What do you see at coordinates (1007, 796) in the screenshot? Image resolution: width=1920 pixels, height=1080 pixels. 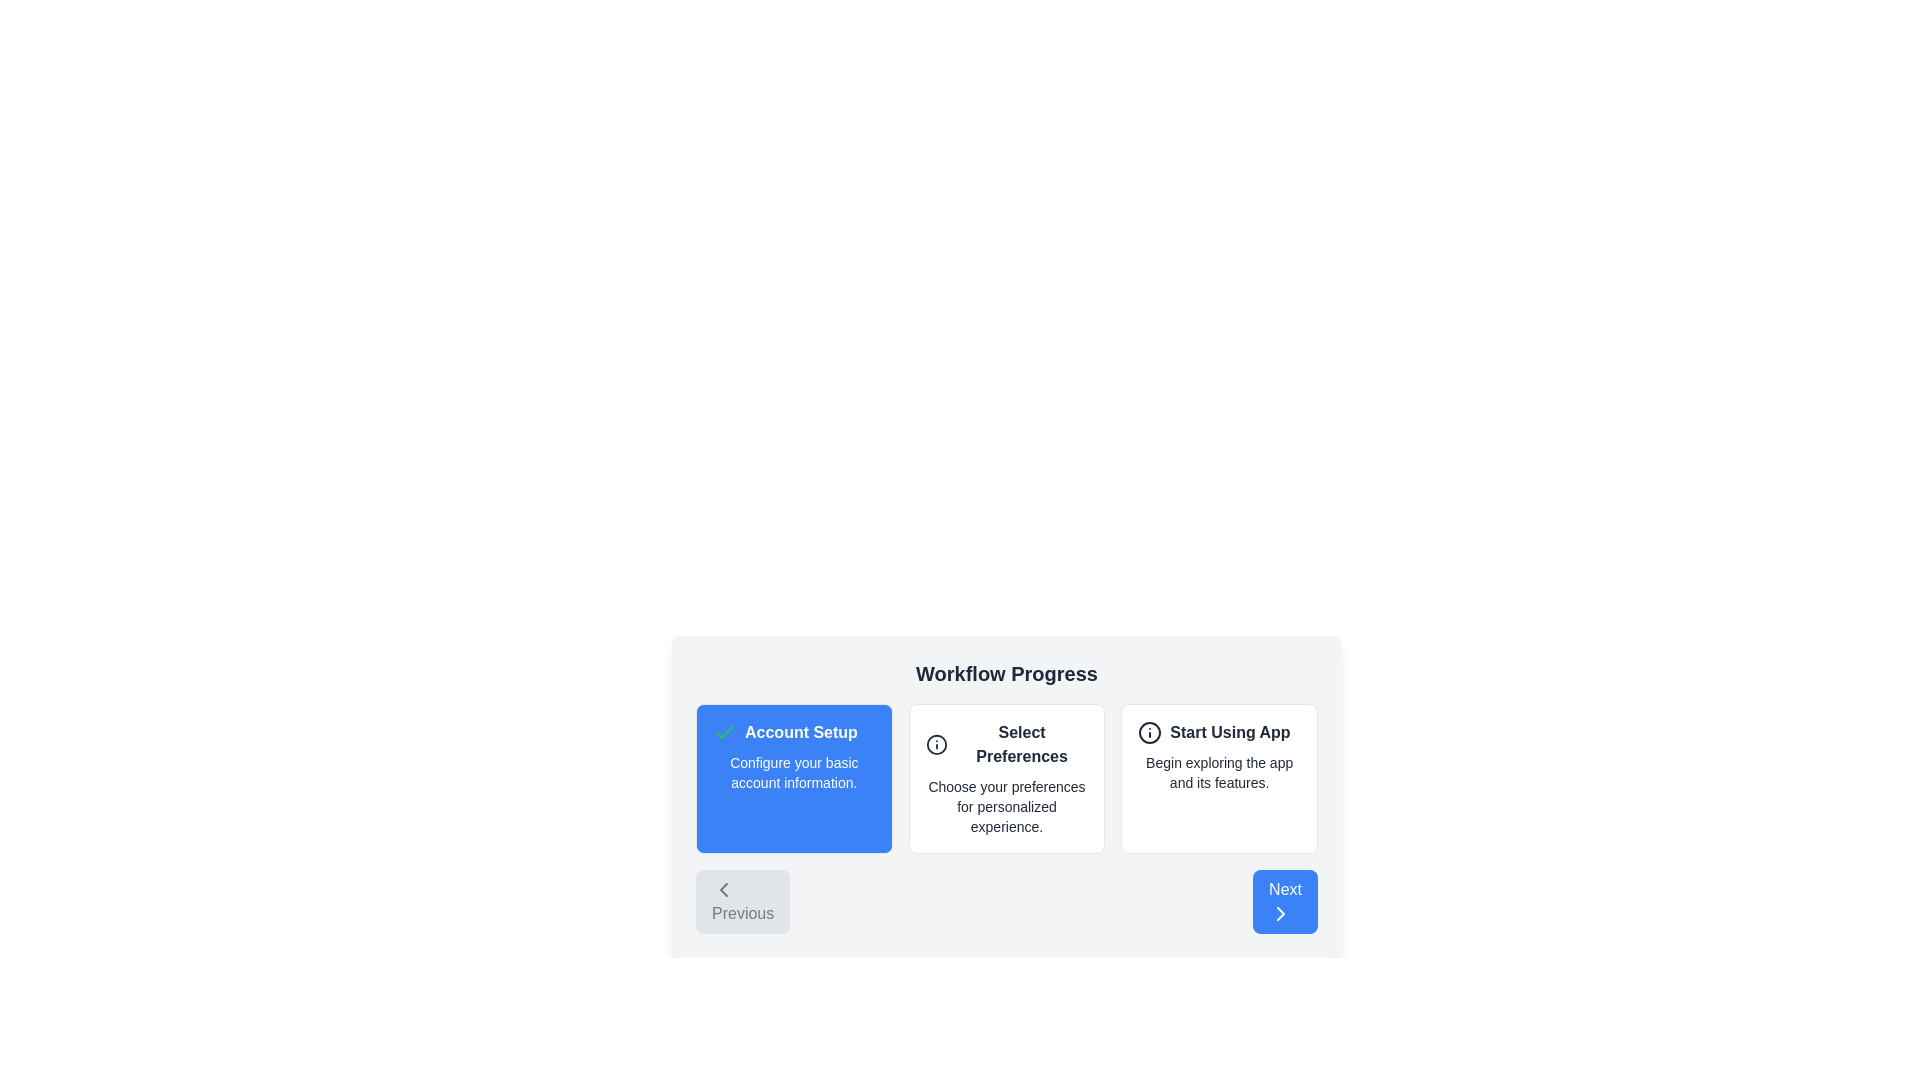 I see `the composite UI component consisting of three horizontally aligned cards in the workflow progress bar` at bounding box center [1007, 796].